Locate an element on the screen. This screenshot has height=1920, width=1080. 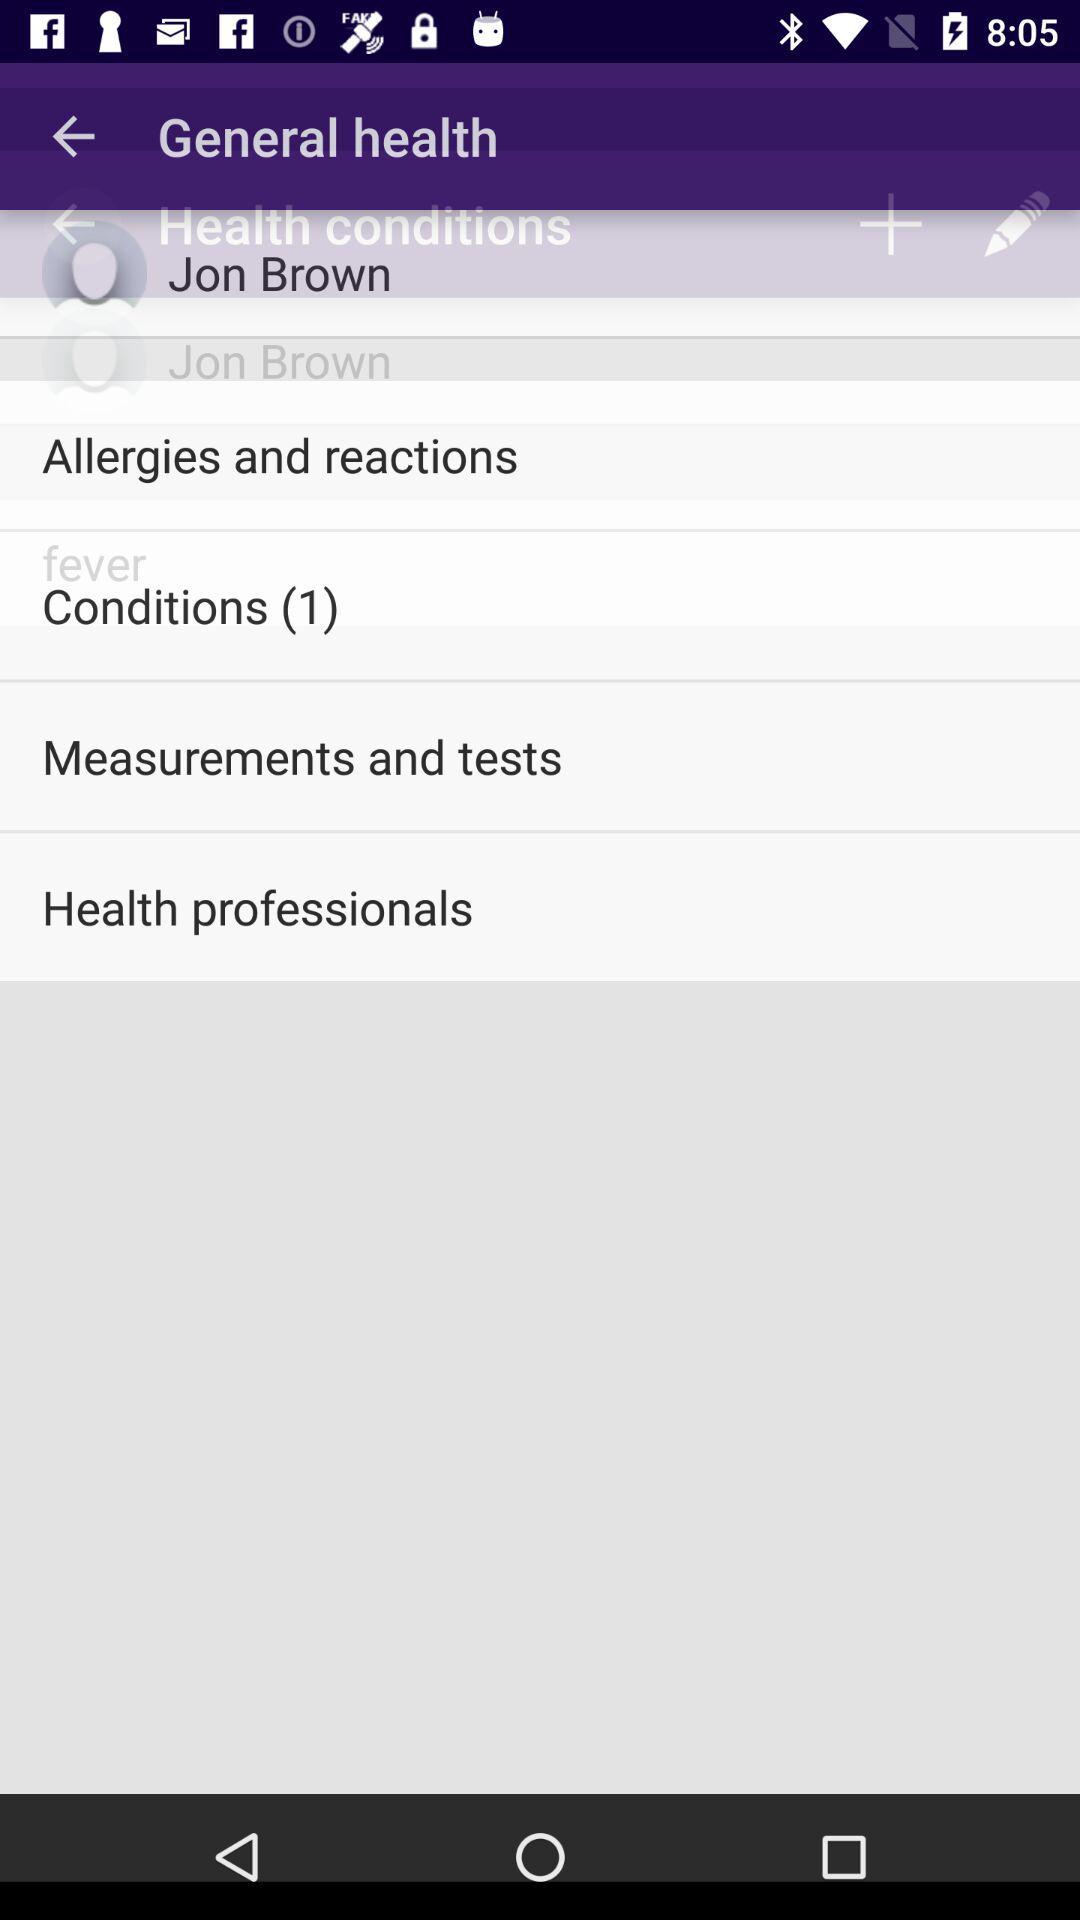
icon above the conditions (1) is located at coordinates (540, 453).